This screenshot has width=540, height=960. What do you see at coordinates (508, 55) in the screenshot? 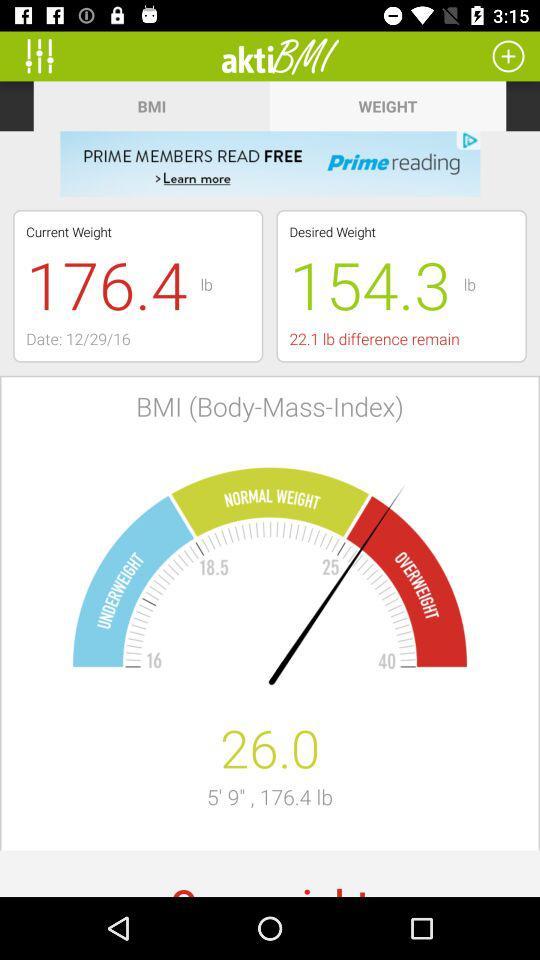
I see `option` at bounding box center [508, 55].